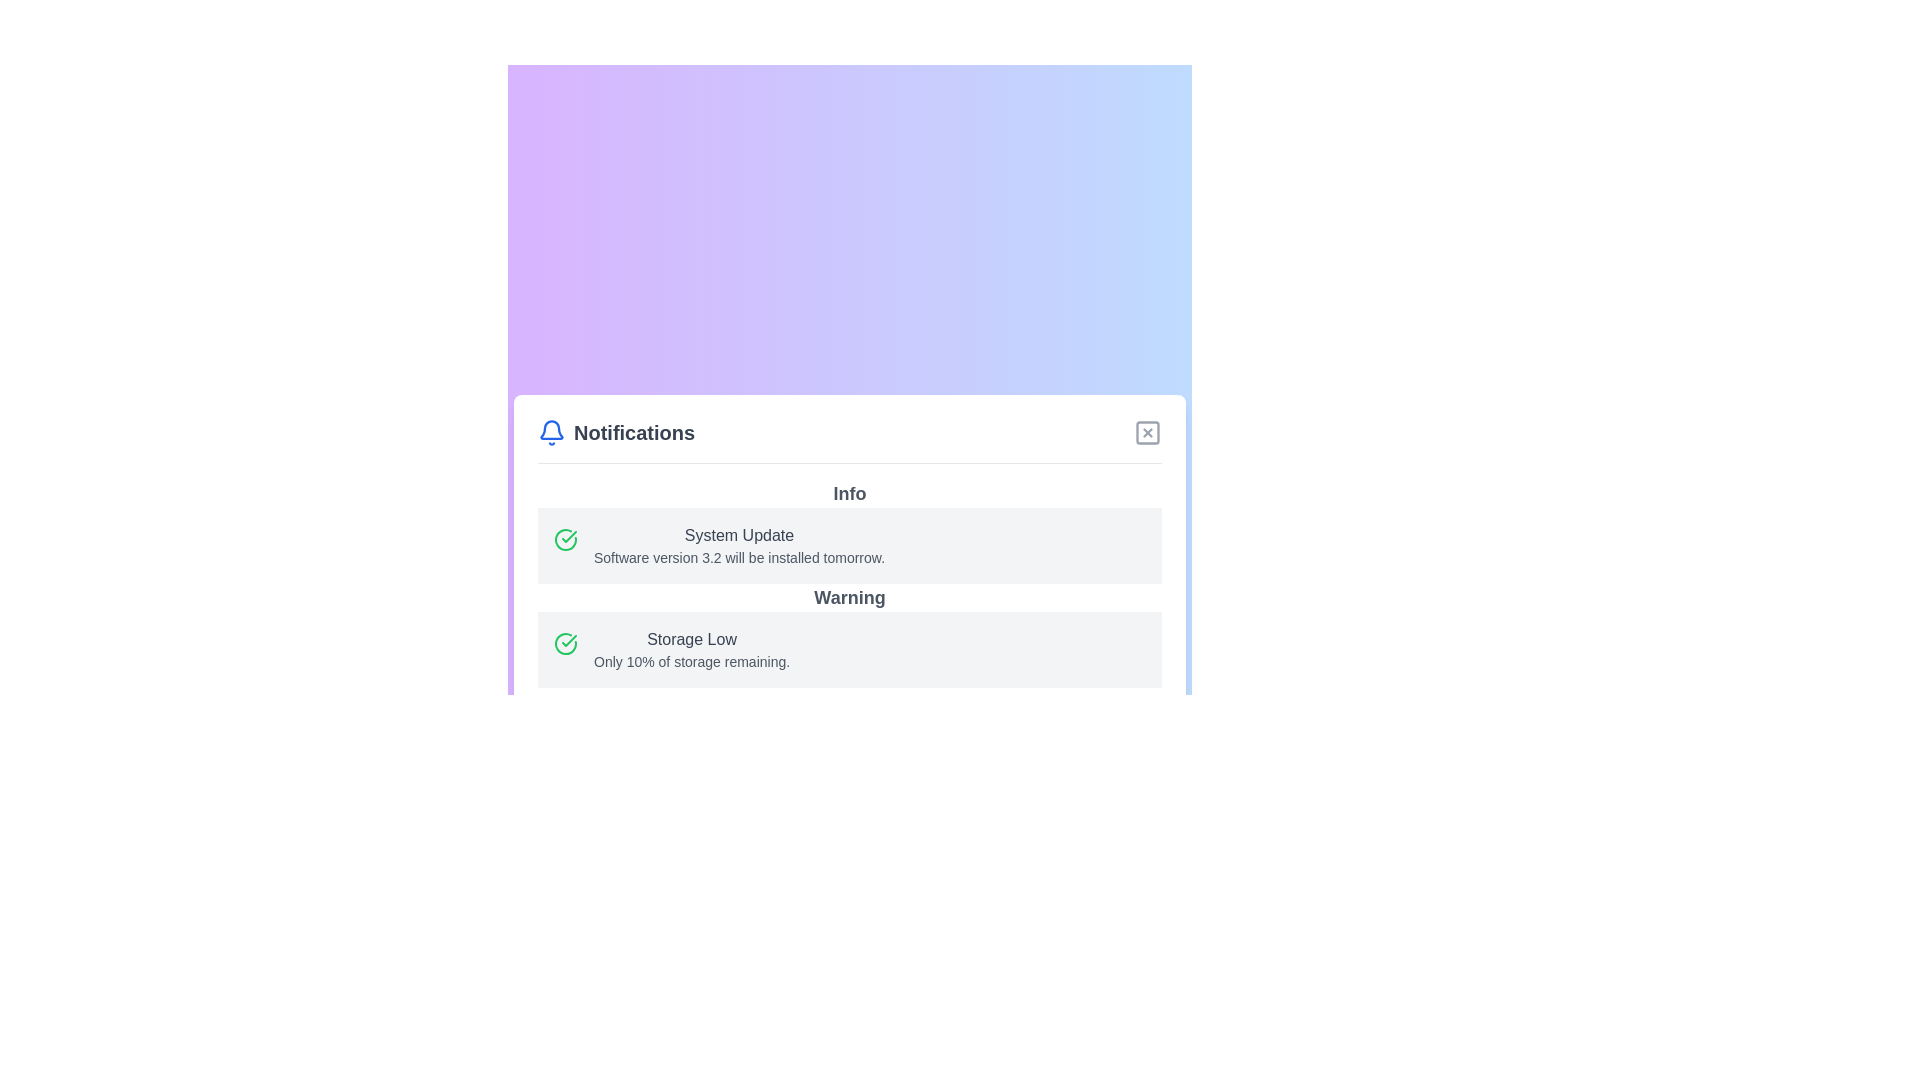 This screenshot has width=1920, height=1080. Describe the element at coordinates (691, 649) in the screenshot. I see `the warning message indicating low storage, which reads 'Storage Low' in bold gray text and 'Only 10% of storage remaining' in smaller light gray text` at that location.